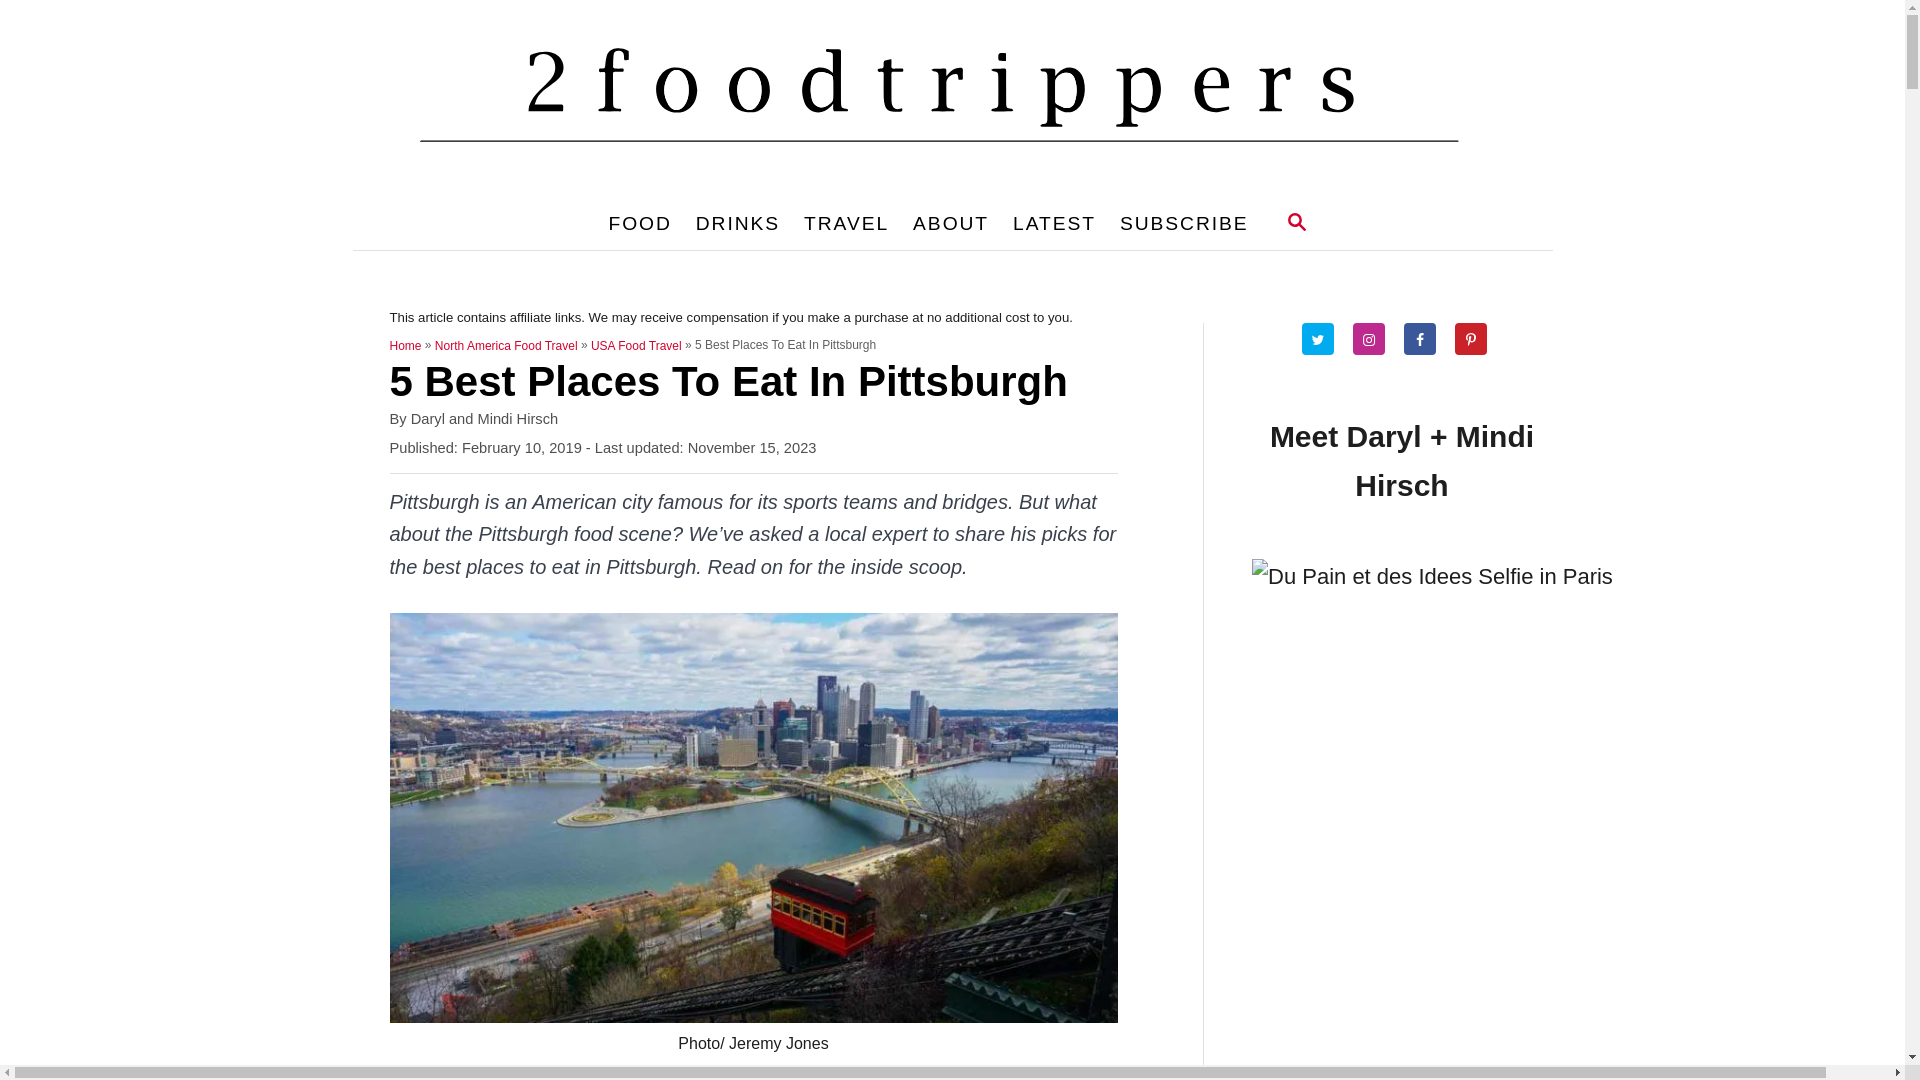 This screenshot has height=1080, width=1920. I want to click on 'SEARCH, so click(1296, 223).